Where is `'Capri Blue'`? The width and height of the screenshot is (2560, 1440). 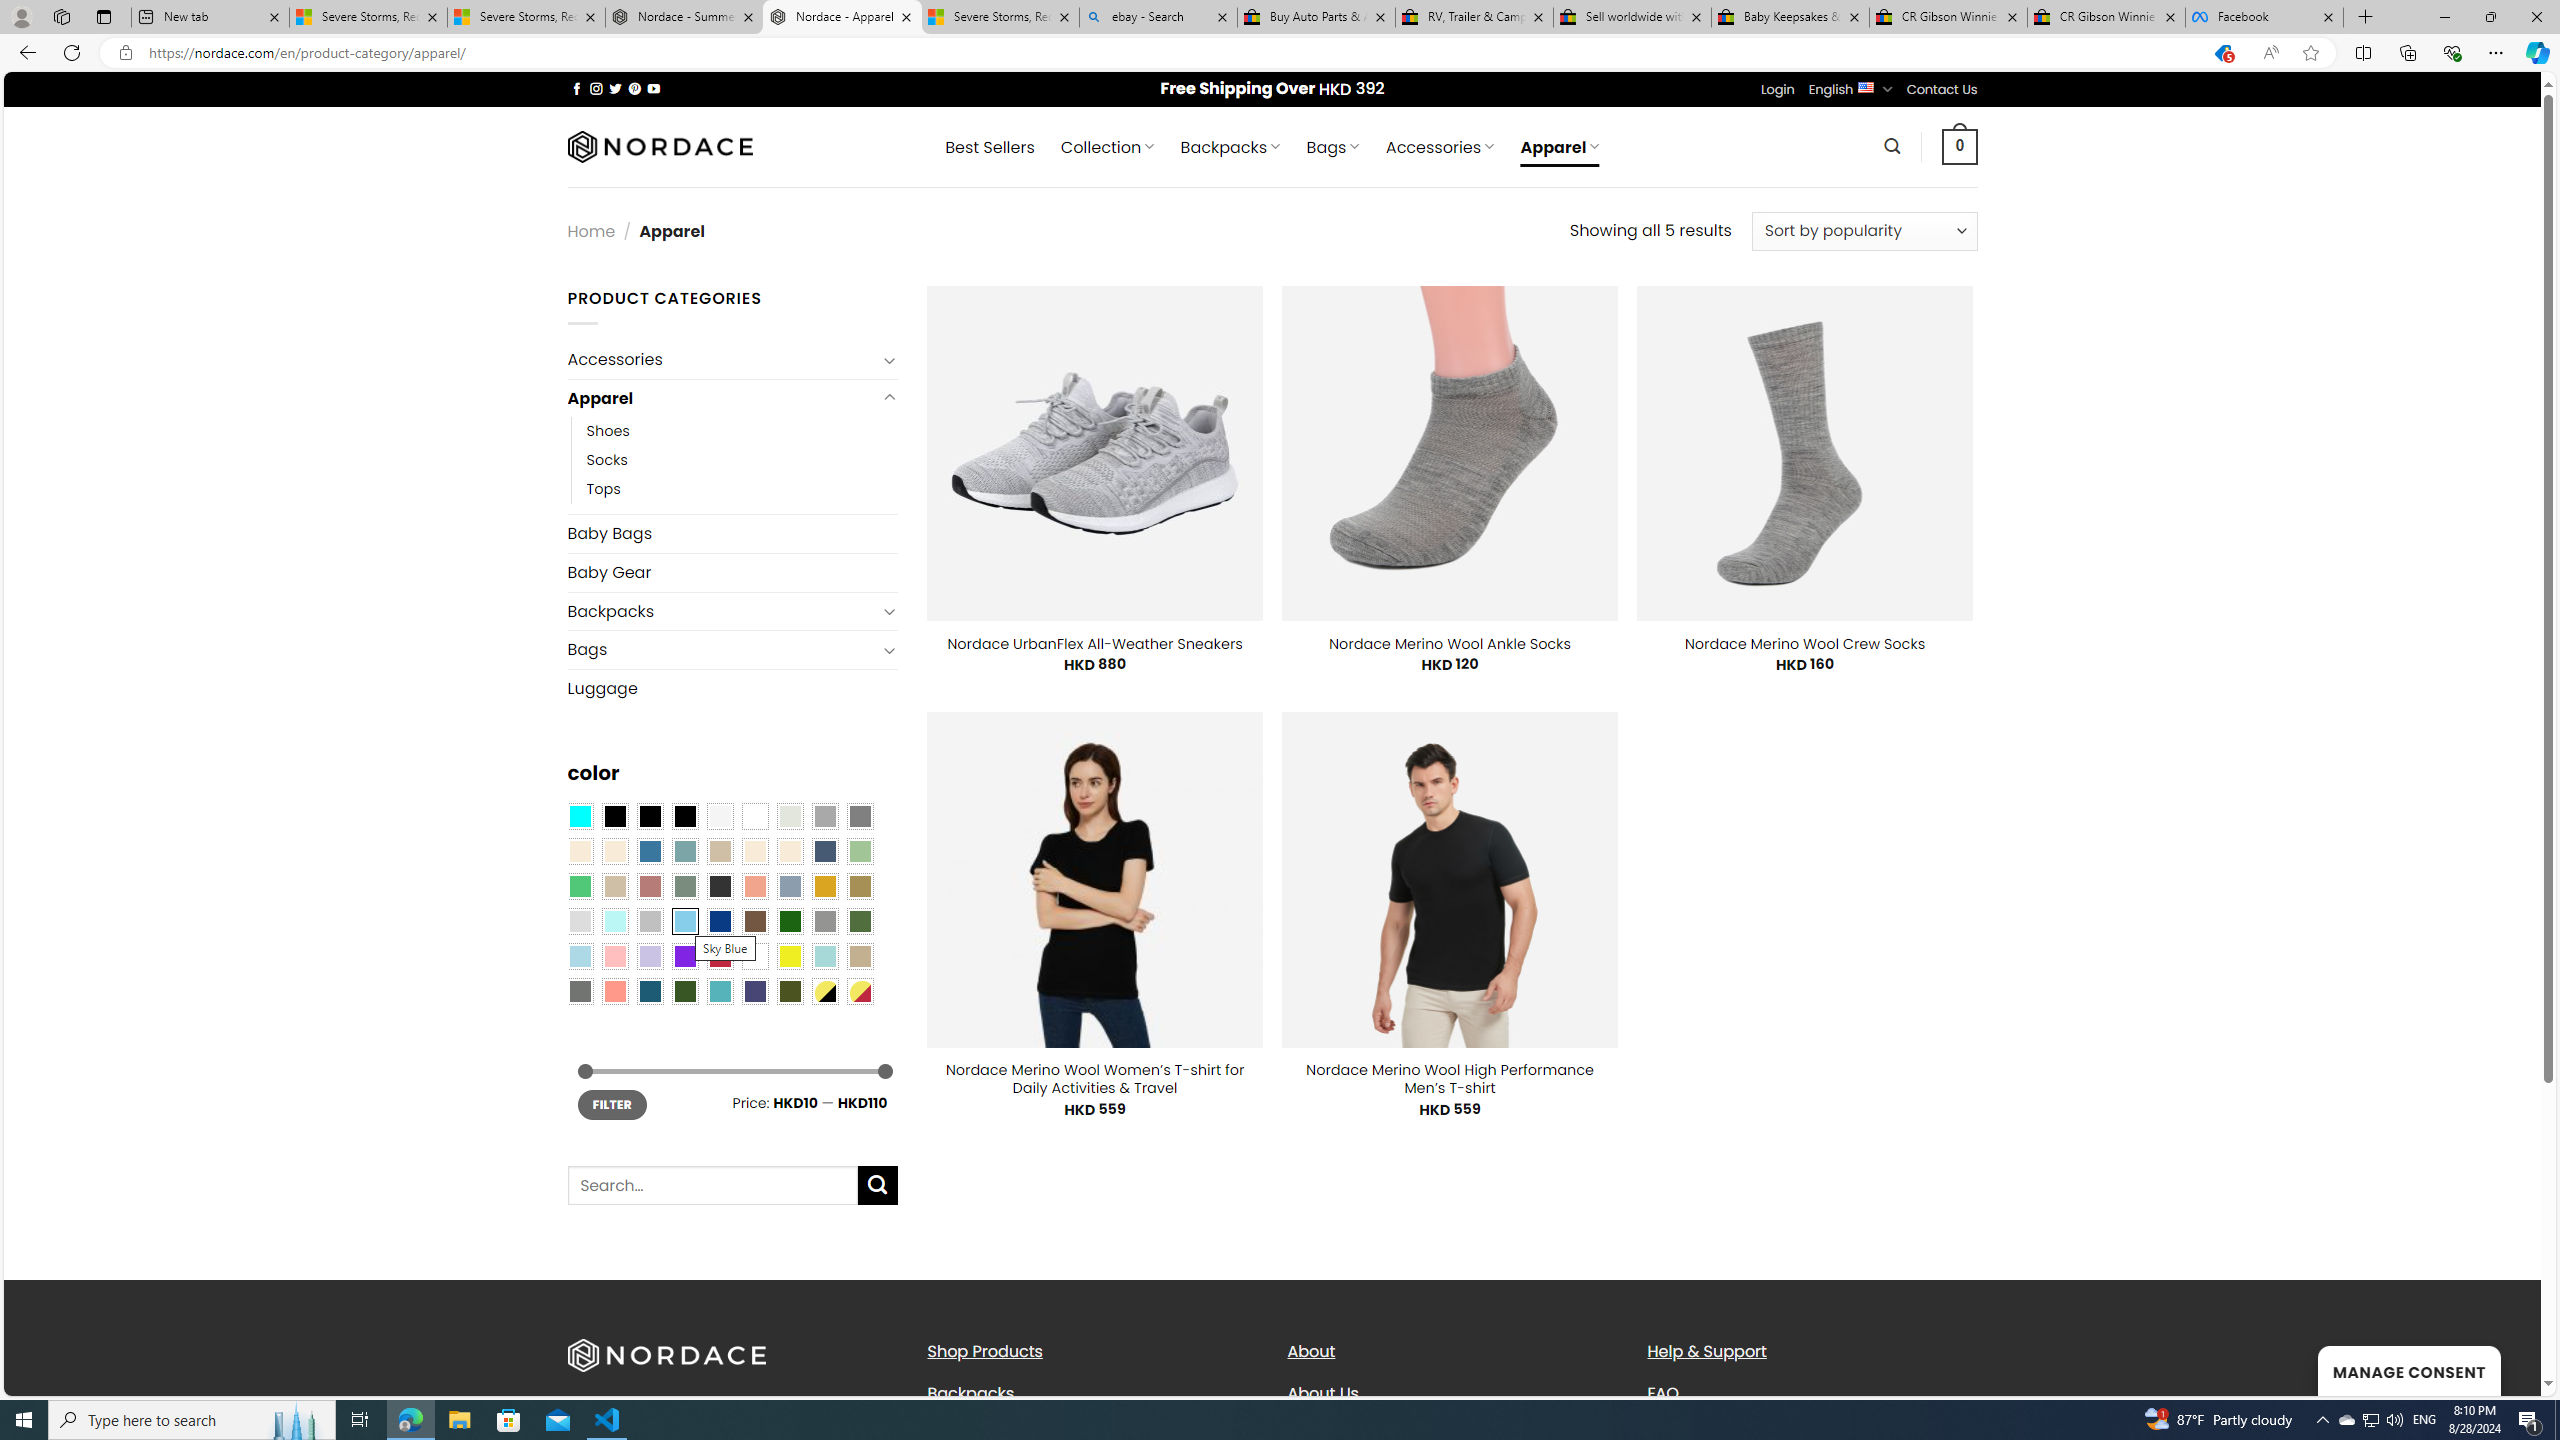
'Capri Blue' is located at coordinates (649, 989).